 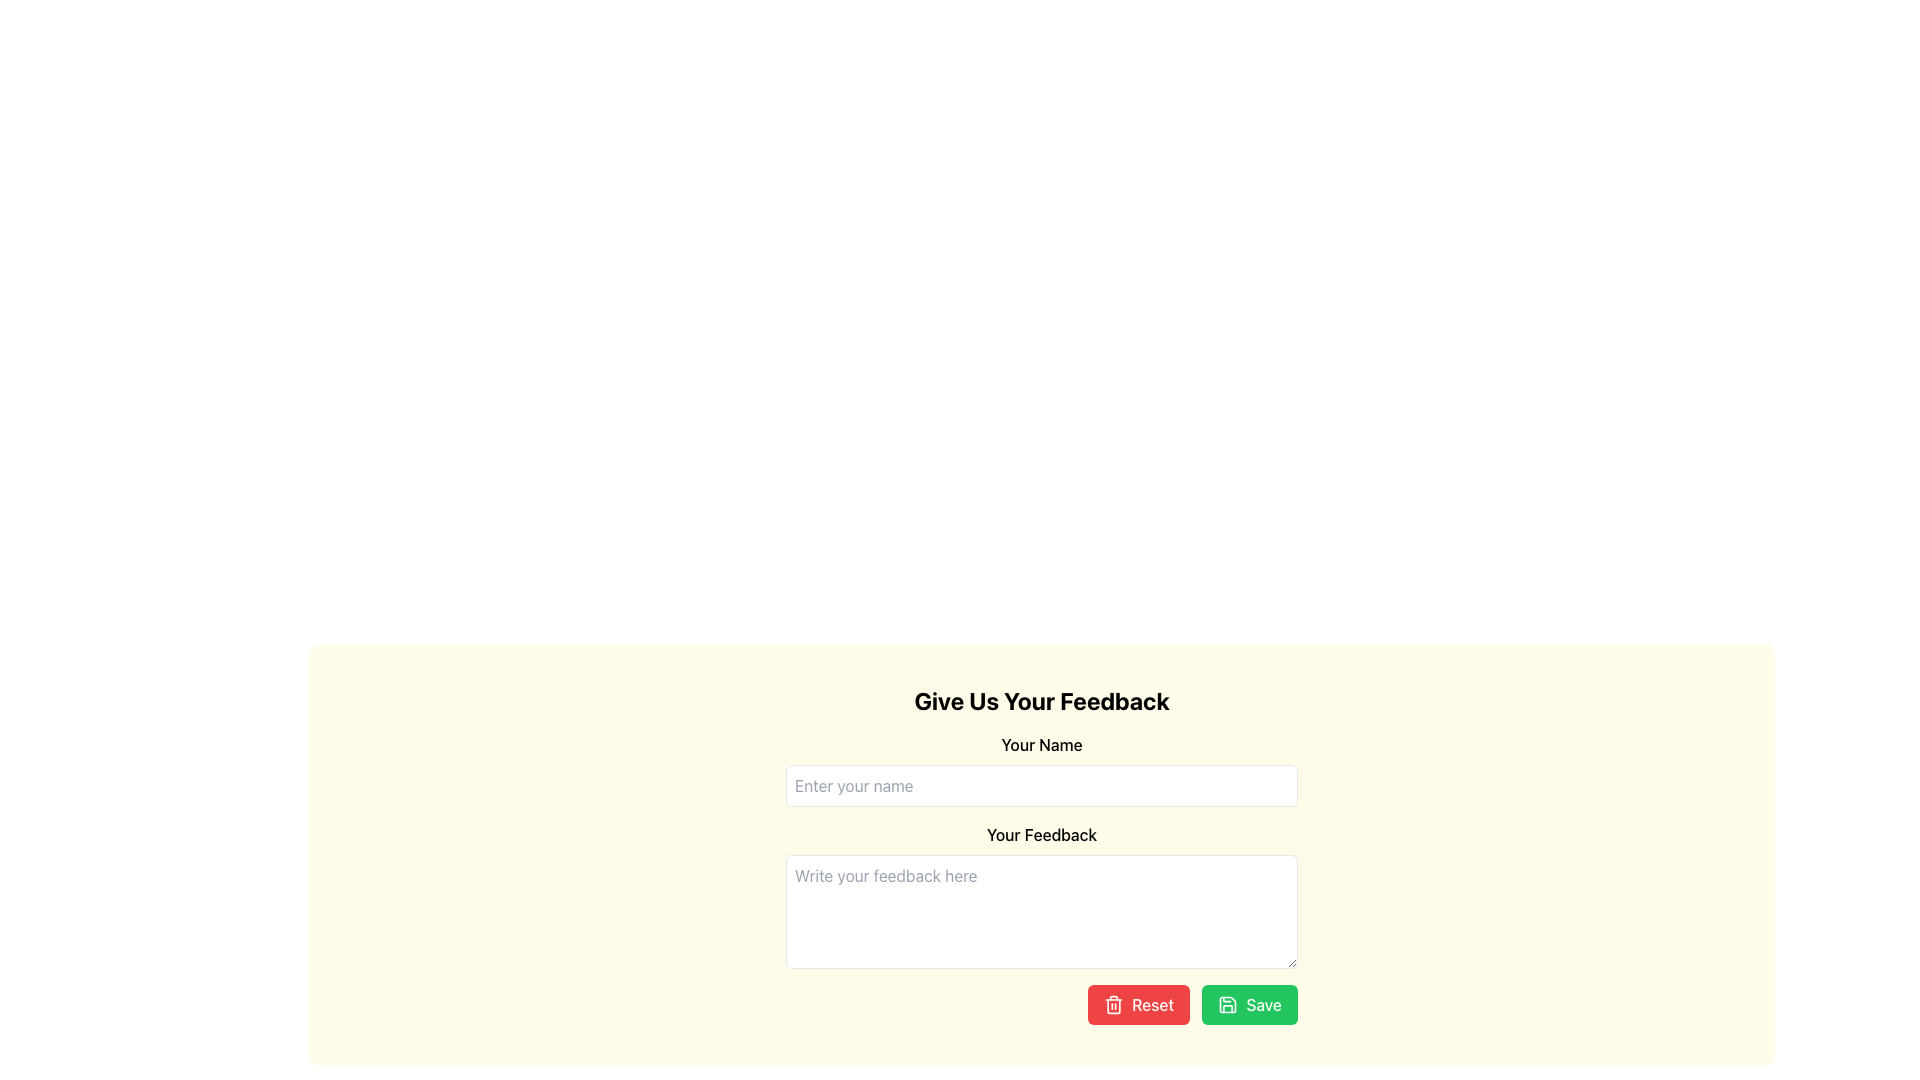 What do you see at coordinates (1139, 1005) in the screenshot?
I see `the red 'Reset' button located in the bottom right section of the interface` at bounding box center [1139, 1005].